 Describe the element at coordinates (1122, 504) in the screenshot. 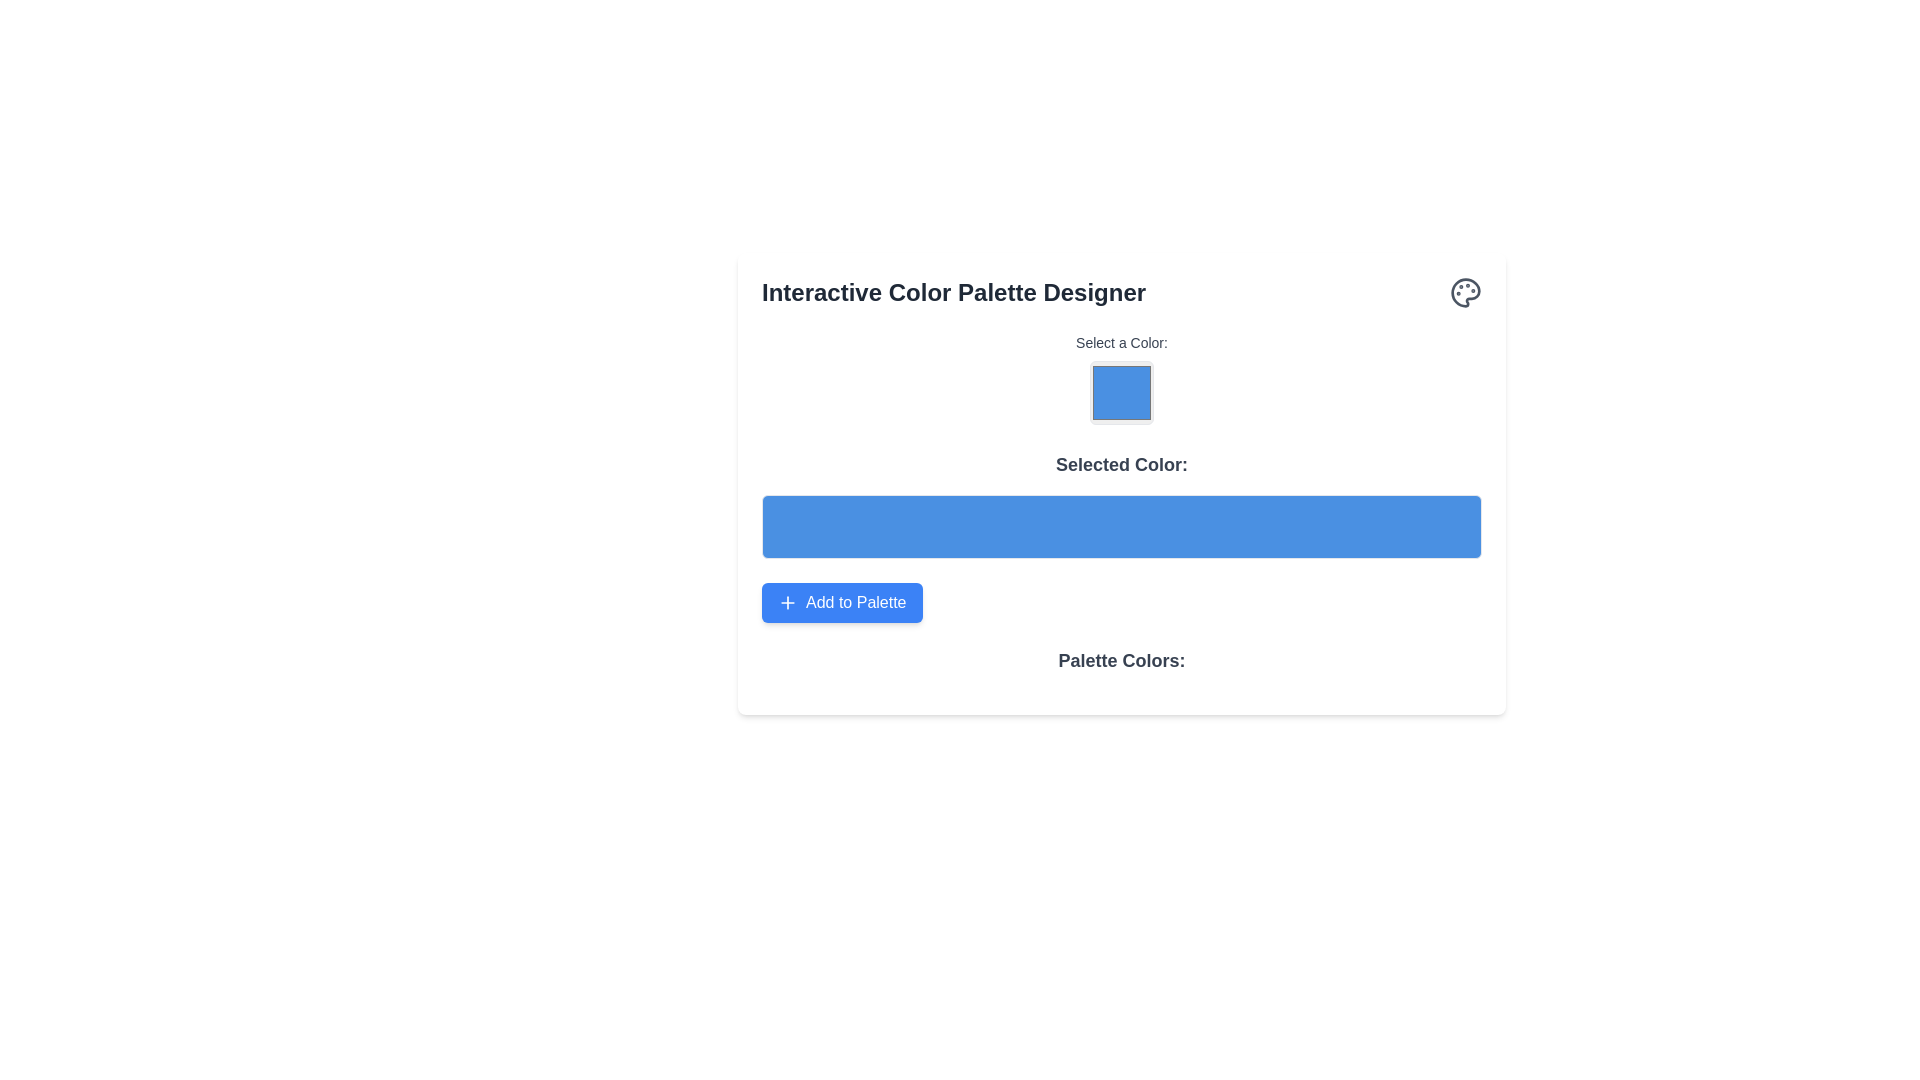

I see `displayed label from the Label and Color Display element located below the 'Select a Color' selector and above the 'Add to Palette' button in the 'Interactive Color Palette Designer' interface` at that location.